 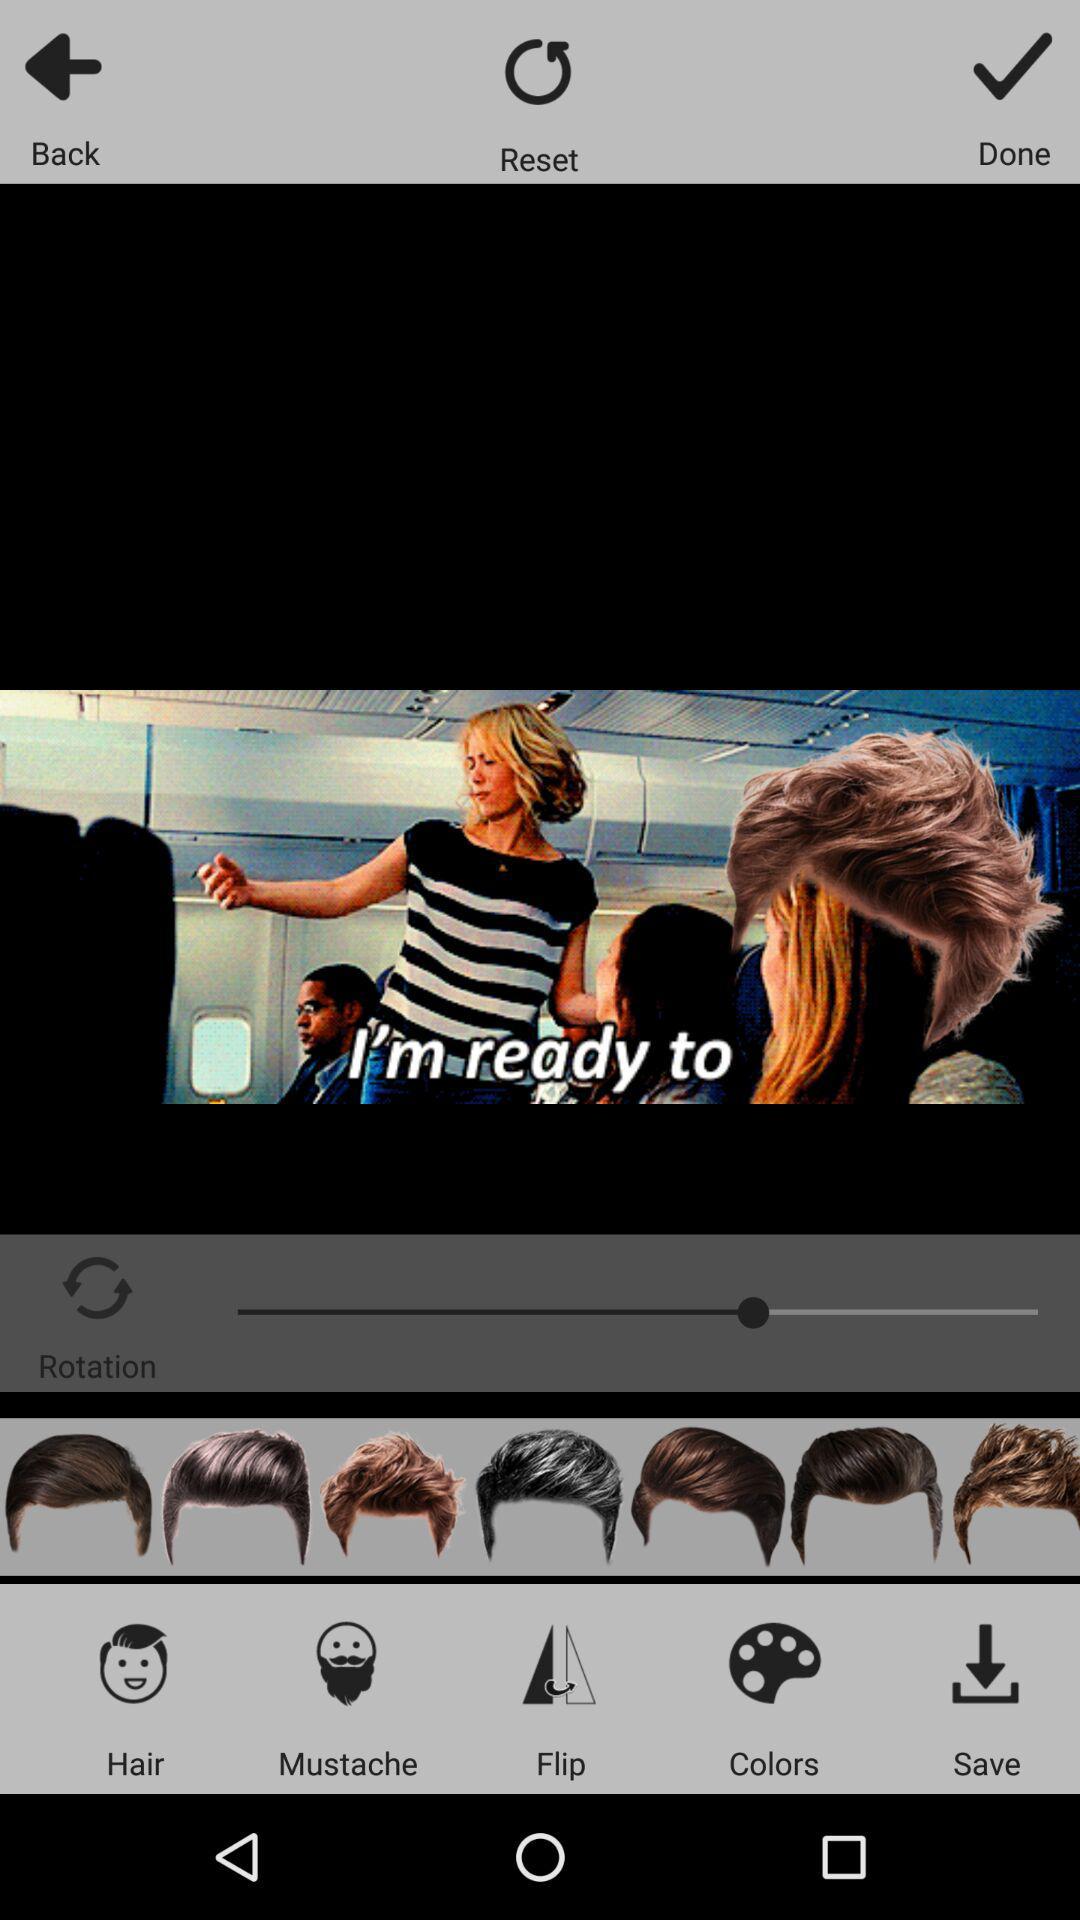 What do you see at coordinates (551, 1497) in the screenshot?
I see `this hairstyle` at bounding box center [551, 1497].